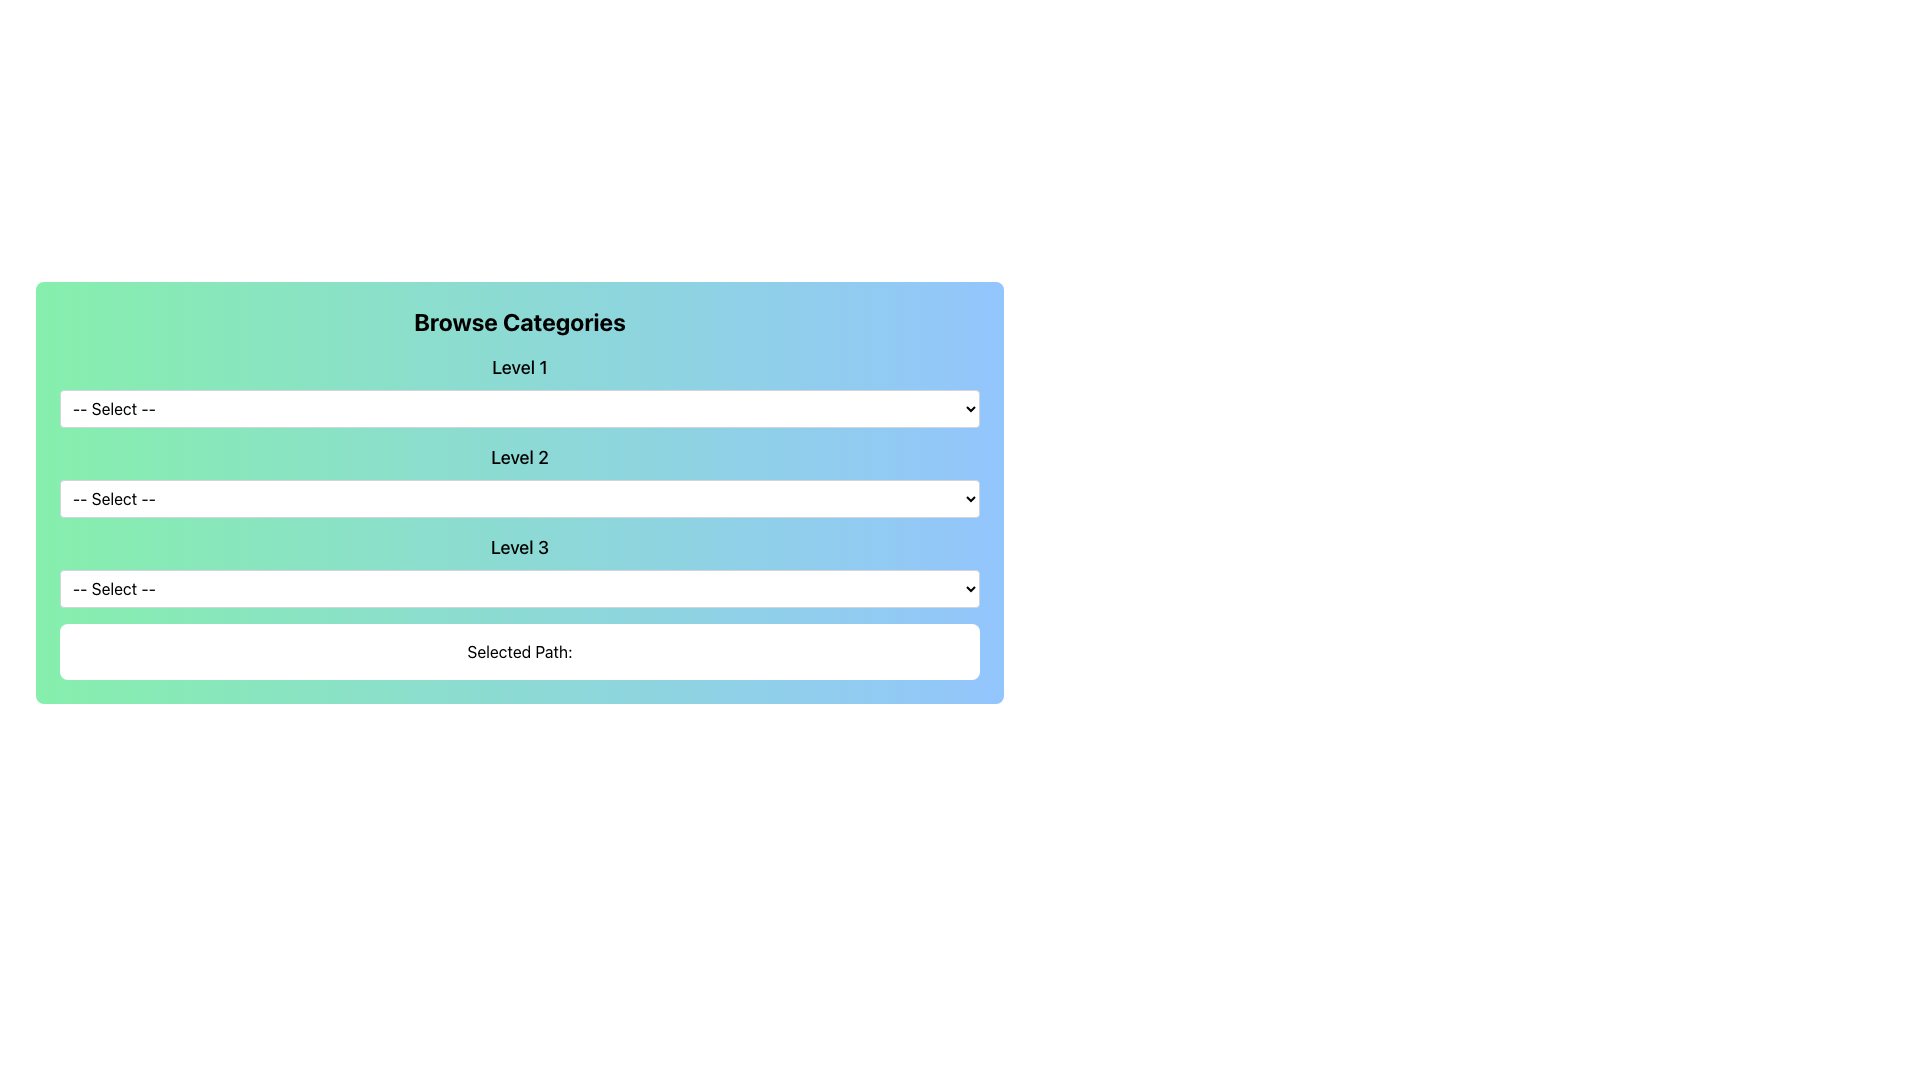 This screenshot has height=1080, width=1920. Describe the element at coordinates (519, 367) in the screenshot. I see `the 'Level 1' static text label, which is displayed in bold black font above a dropdown menu and located under the heading 'Browse Categories'` at that location.